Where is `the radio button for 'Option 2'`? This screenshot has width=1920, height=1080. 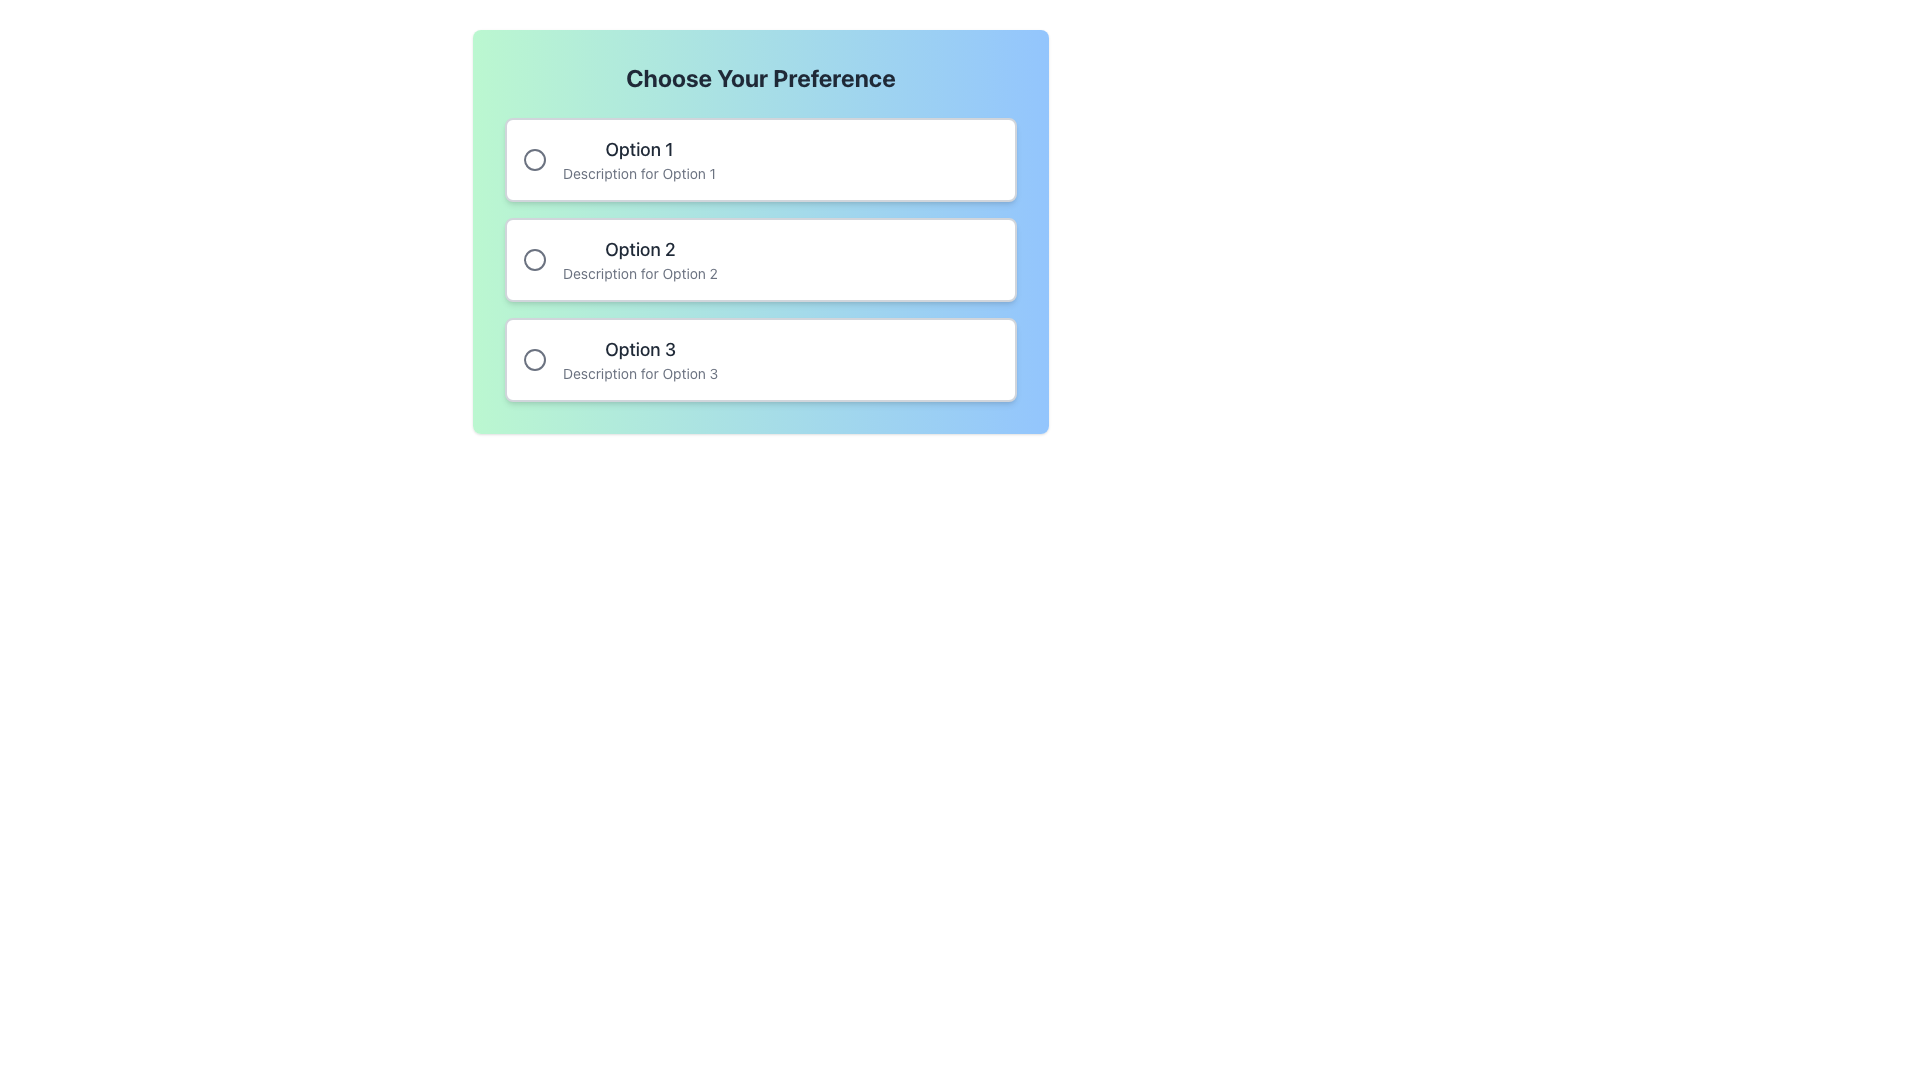 the radio button for 'Option 2' is located at coordinates (534, 258).